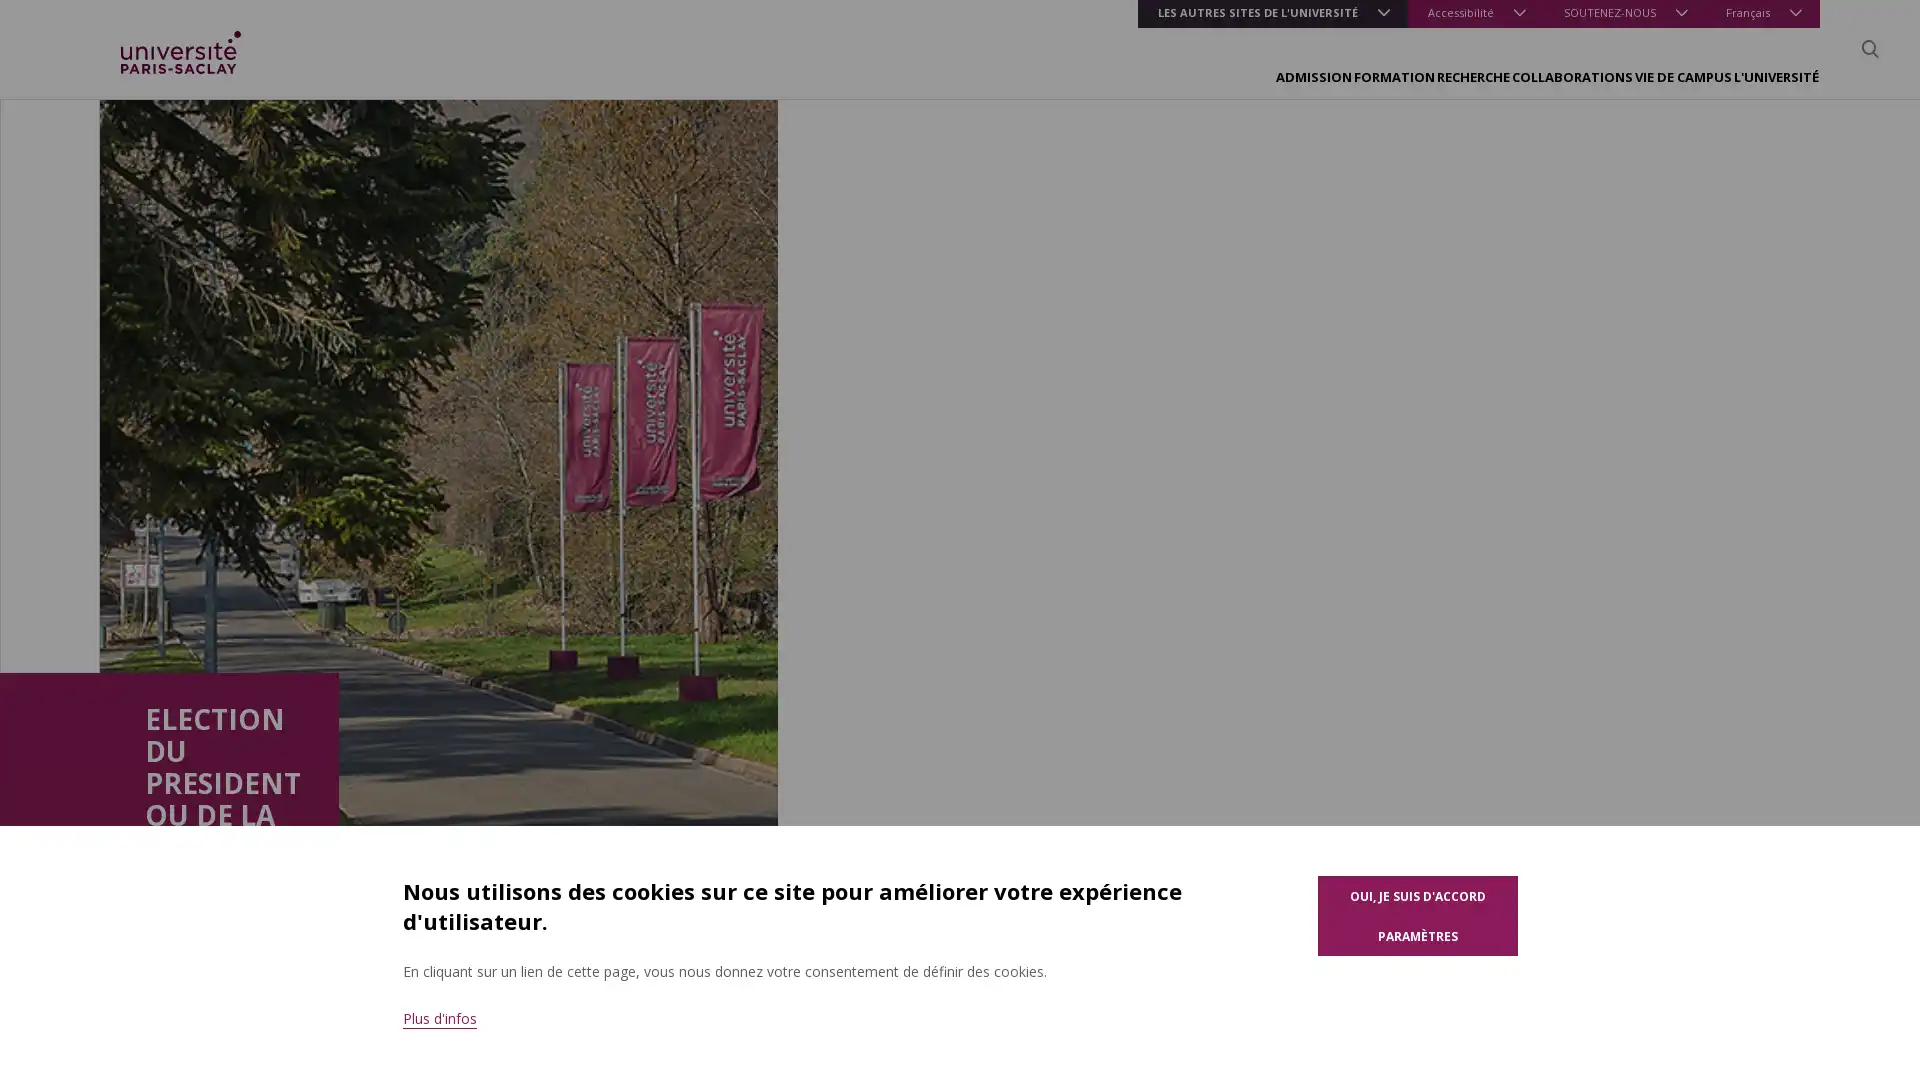 Image resolution: width=1920 pixels, height=1080 pixels. Describe the element at coordinates (1269, 68) in the screenshot. I see `RECHERCHE` at that location.